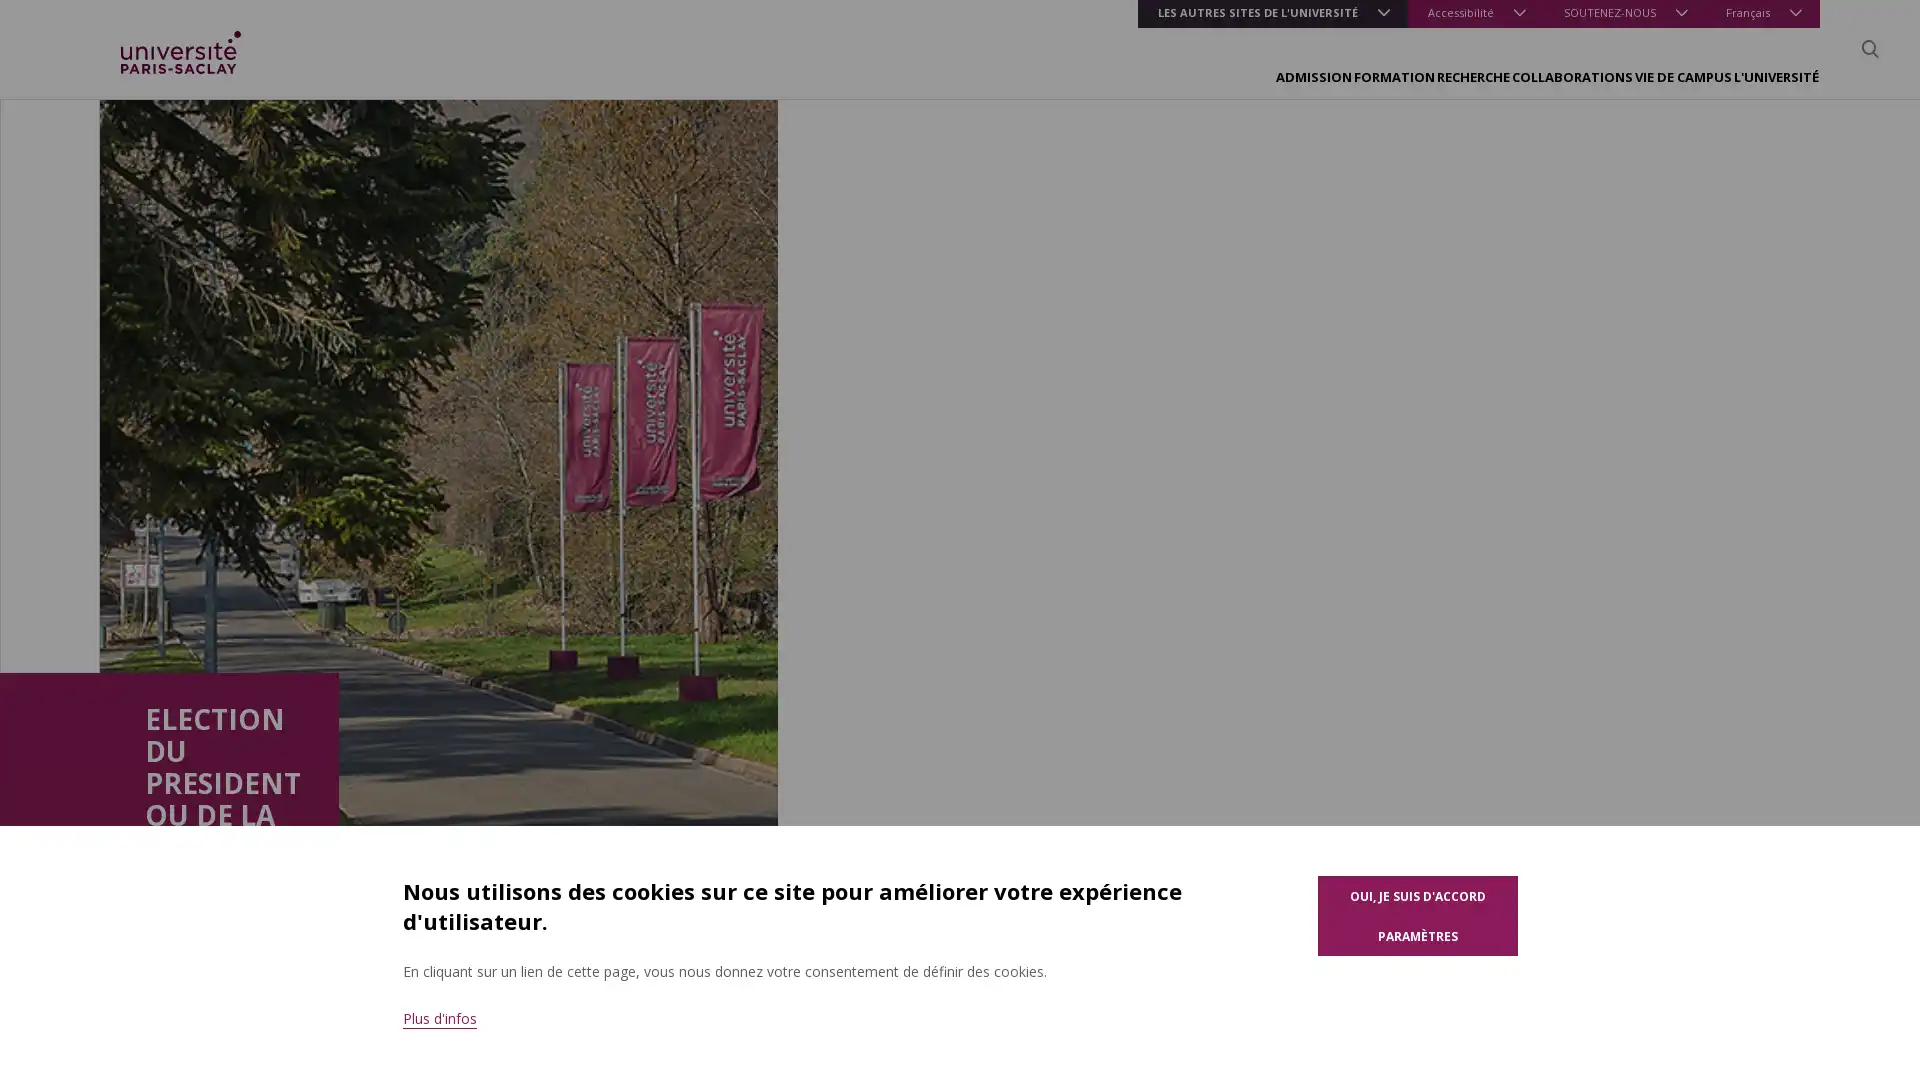 Image resolution: width=1920 pixels, height=1080 pixels. Describe the element at coordinates (1269, 68) in the screenshot. I see `RECHERCHE` at that location.